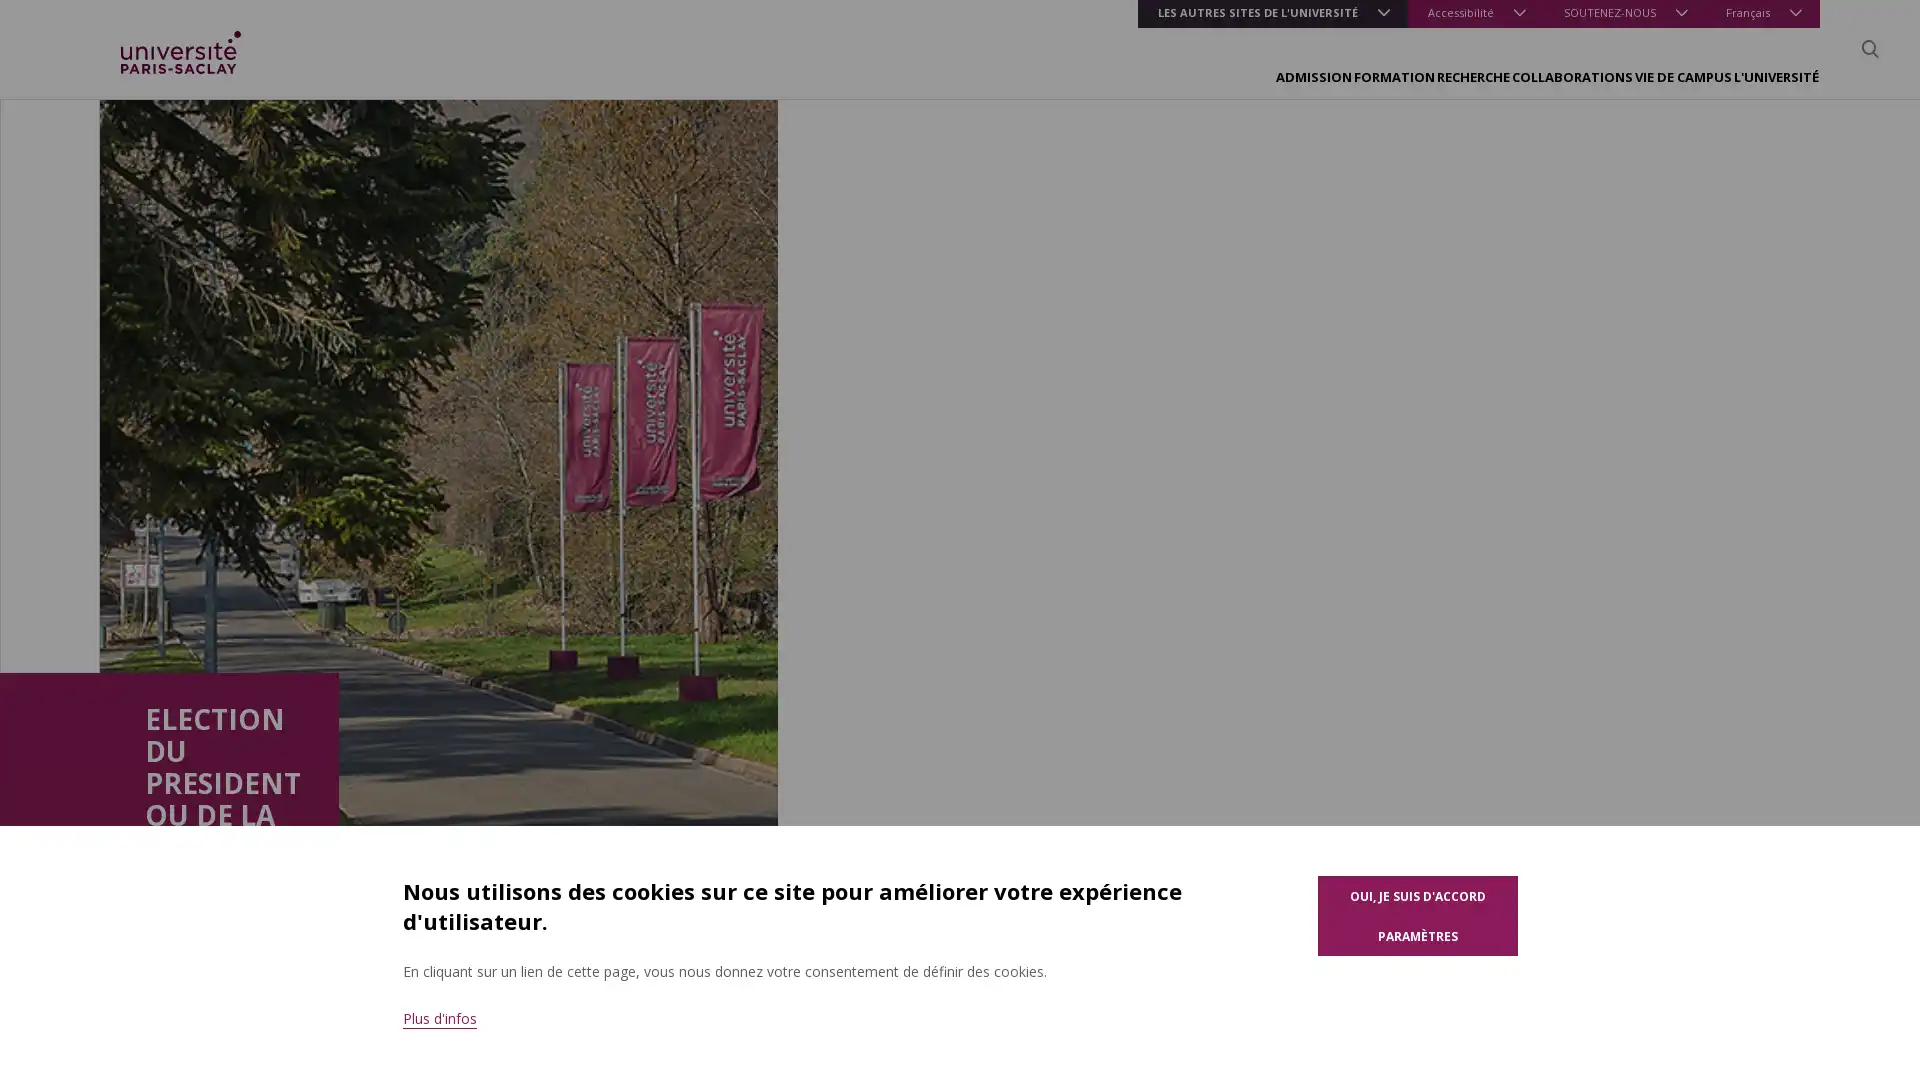 Image resolution: width=1920 pixels, height=1080 pixels. Describe the element at coordinates (1269, 68) in the screenshot. I see `RECHERCHE` at that location.